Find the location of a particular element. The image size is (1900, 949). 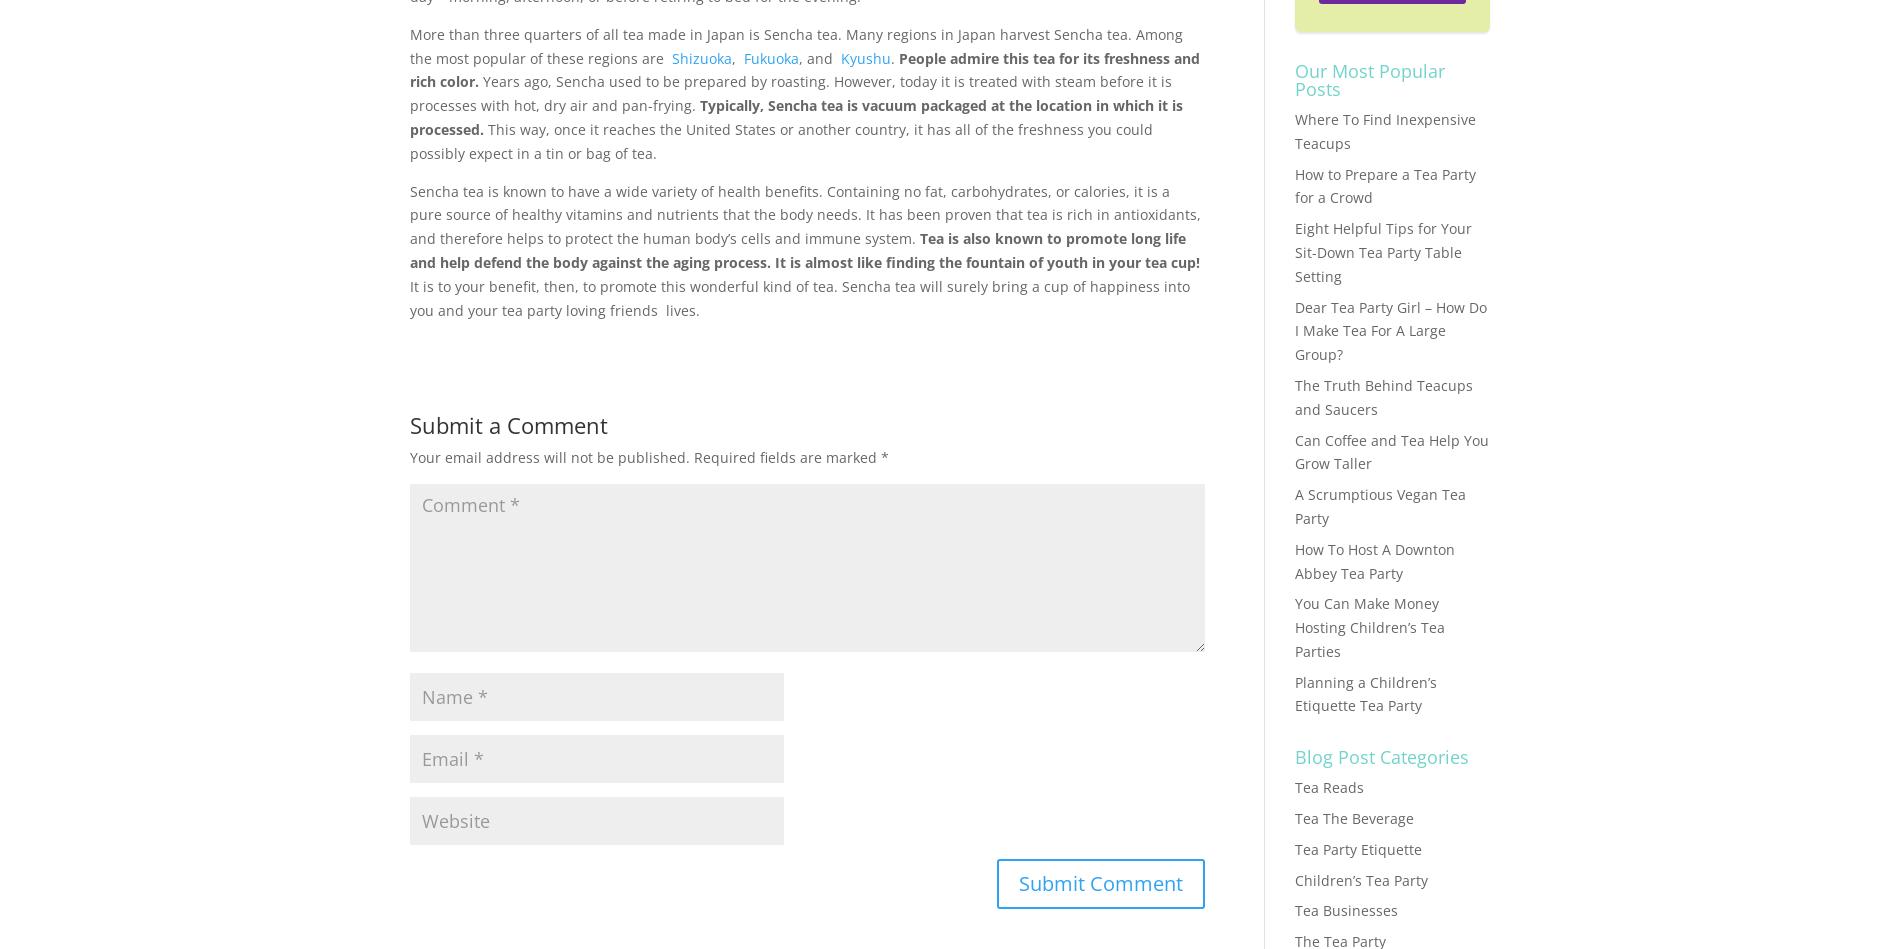

'Planning a Children’s Etiquette Tea Party' is located at coordinates (1363, 693).